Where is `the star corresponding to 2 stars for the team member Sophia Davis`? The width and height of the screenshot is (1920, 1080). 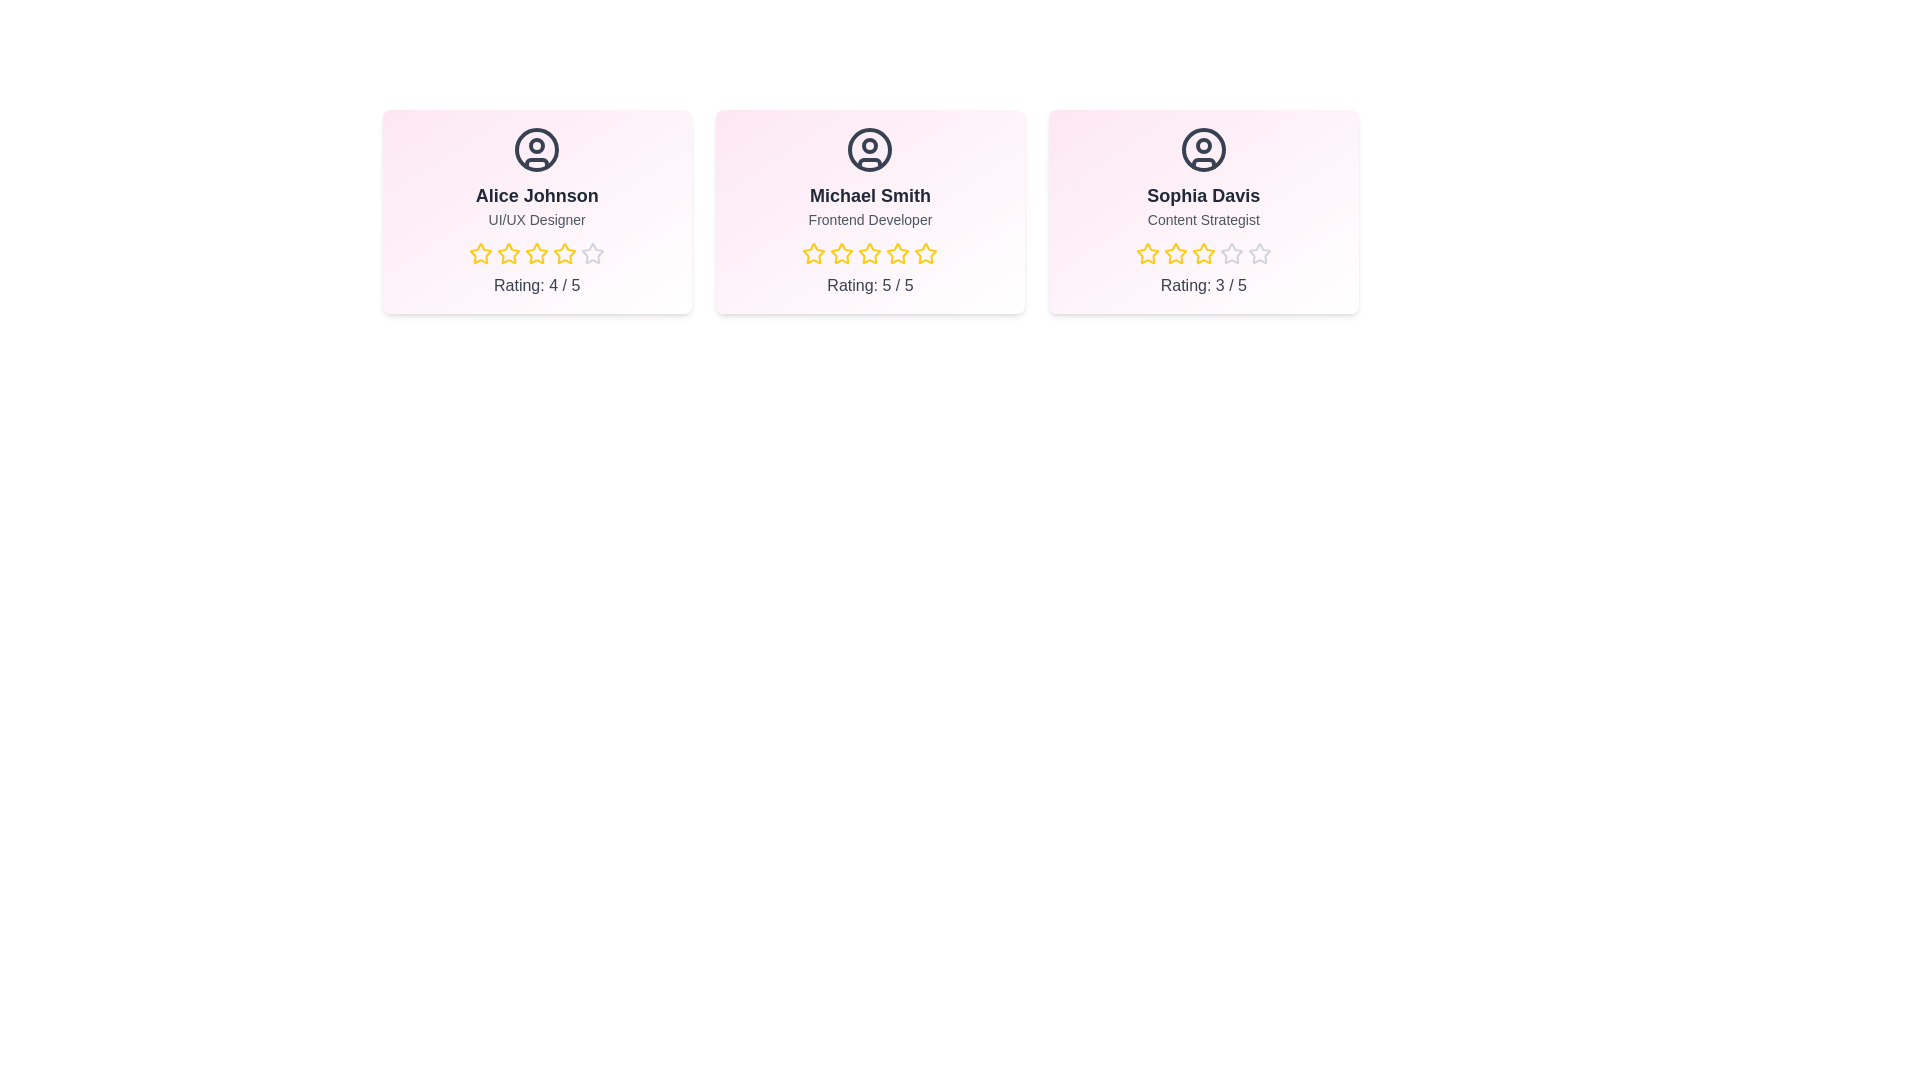 the star corresponding to 2 stars for the team member Sophia Davis is located at coordinates (1175, 253).